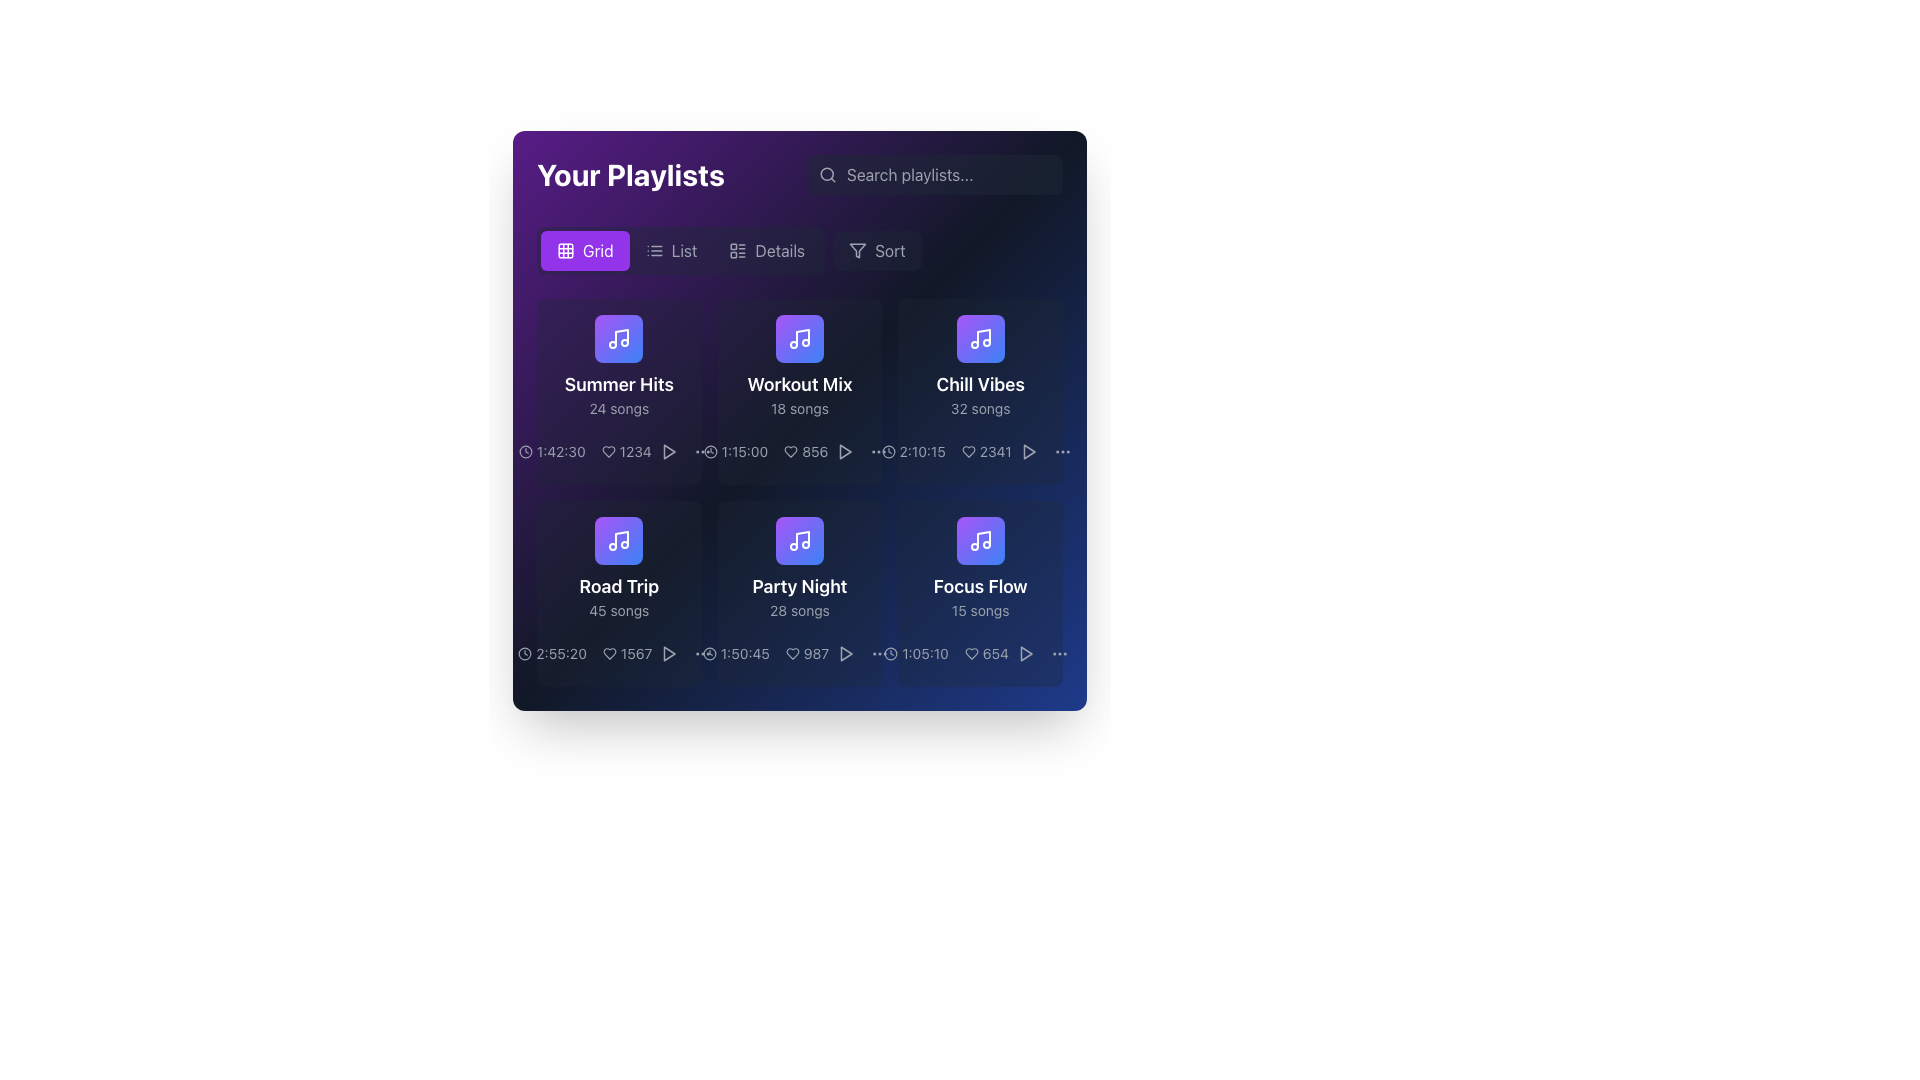 Image resolution: width=1920 pixels, height=1080 pixels. Describe the element at coordinates (621, 538) in the screenshot. I see `the appearance of the music symbol icon located in the top-left corner of the 'Road Trip' music playlist card, which is represented by a purple square` at that location.